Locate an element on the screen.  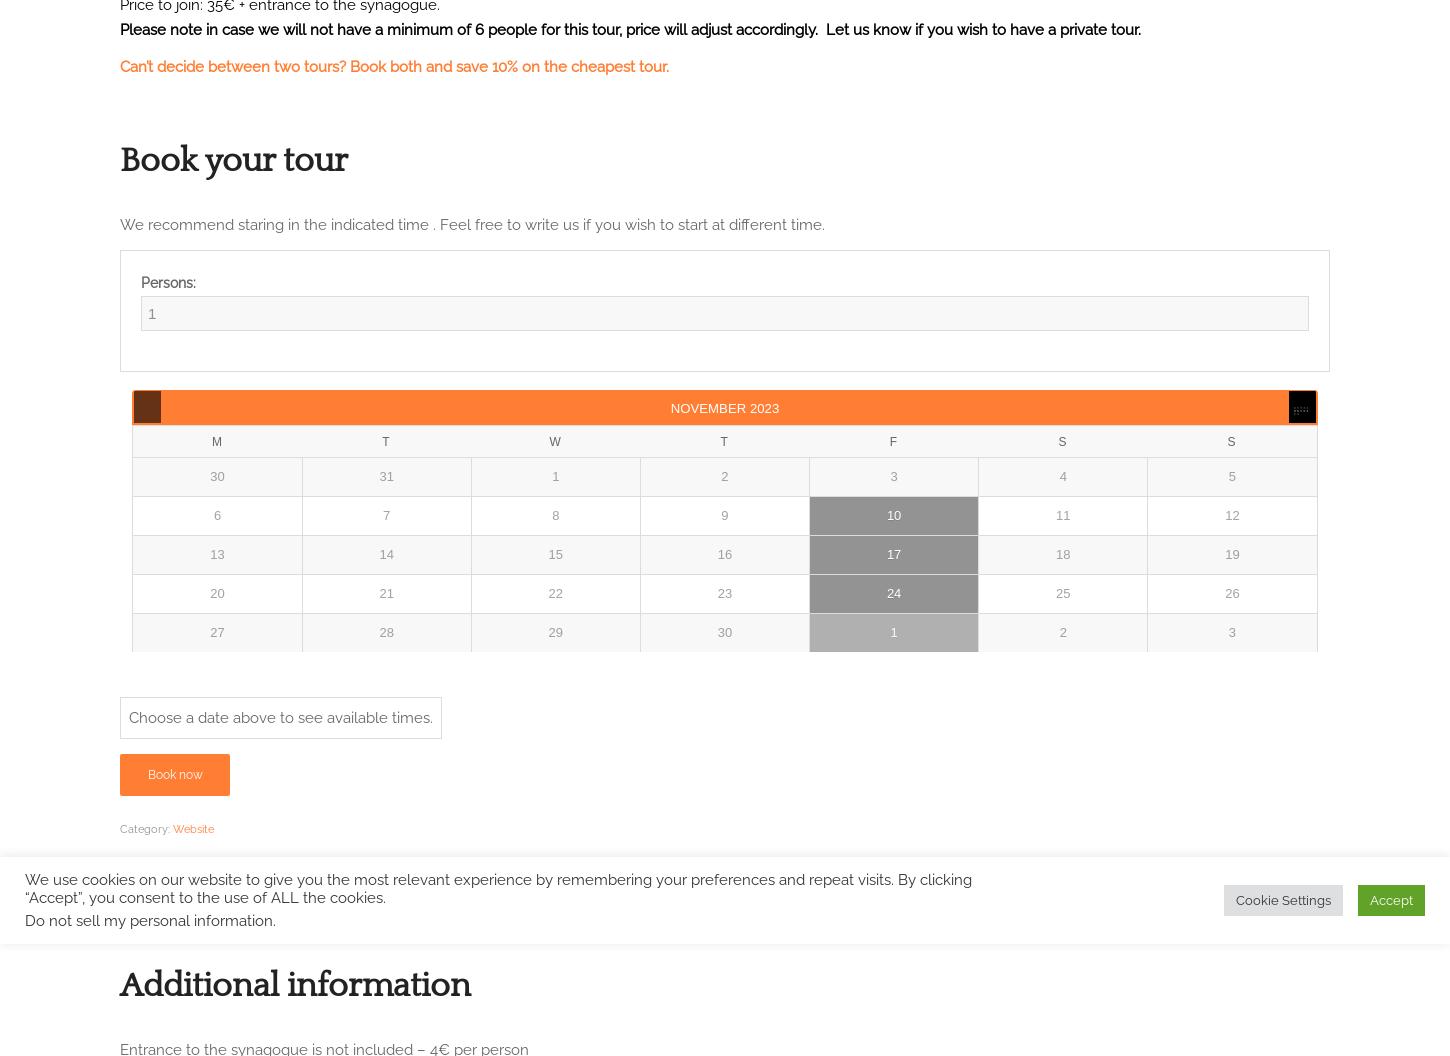
'2023' is located at coordinates (764, 408).